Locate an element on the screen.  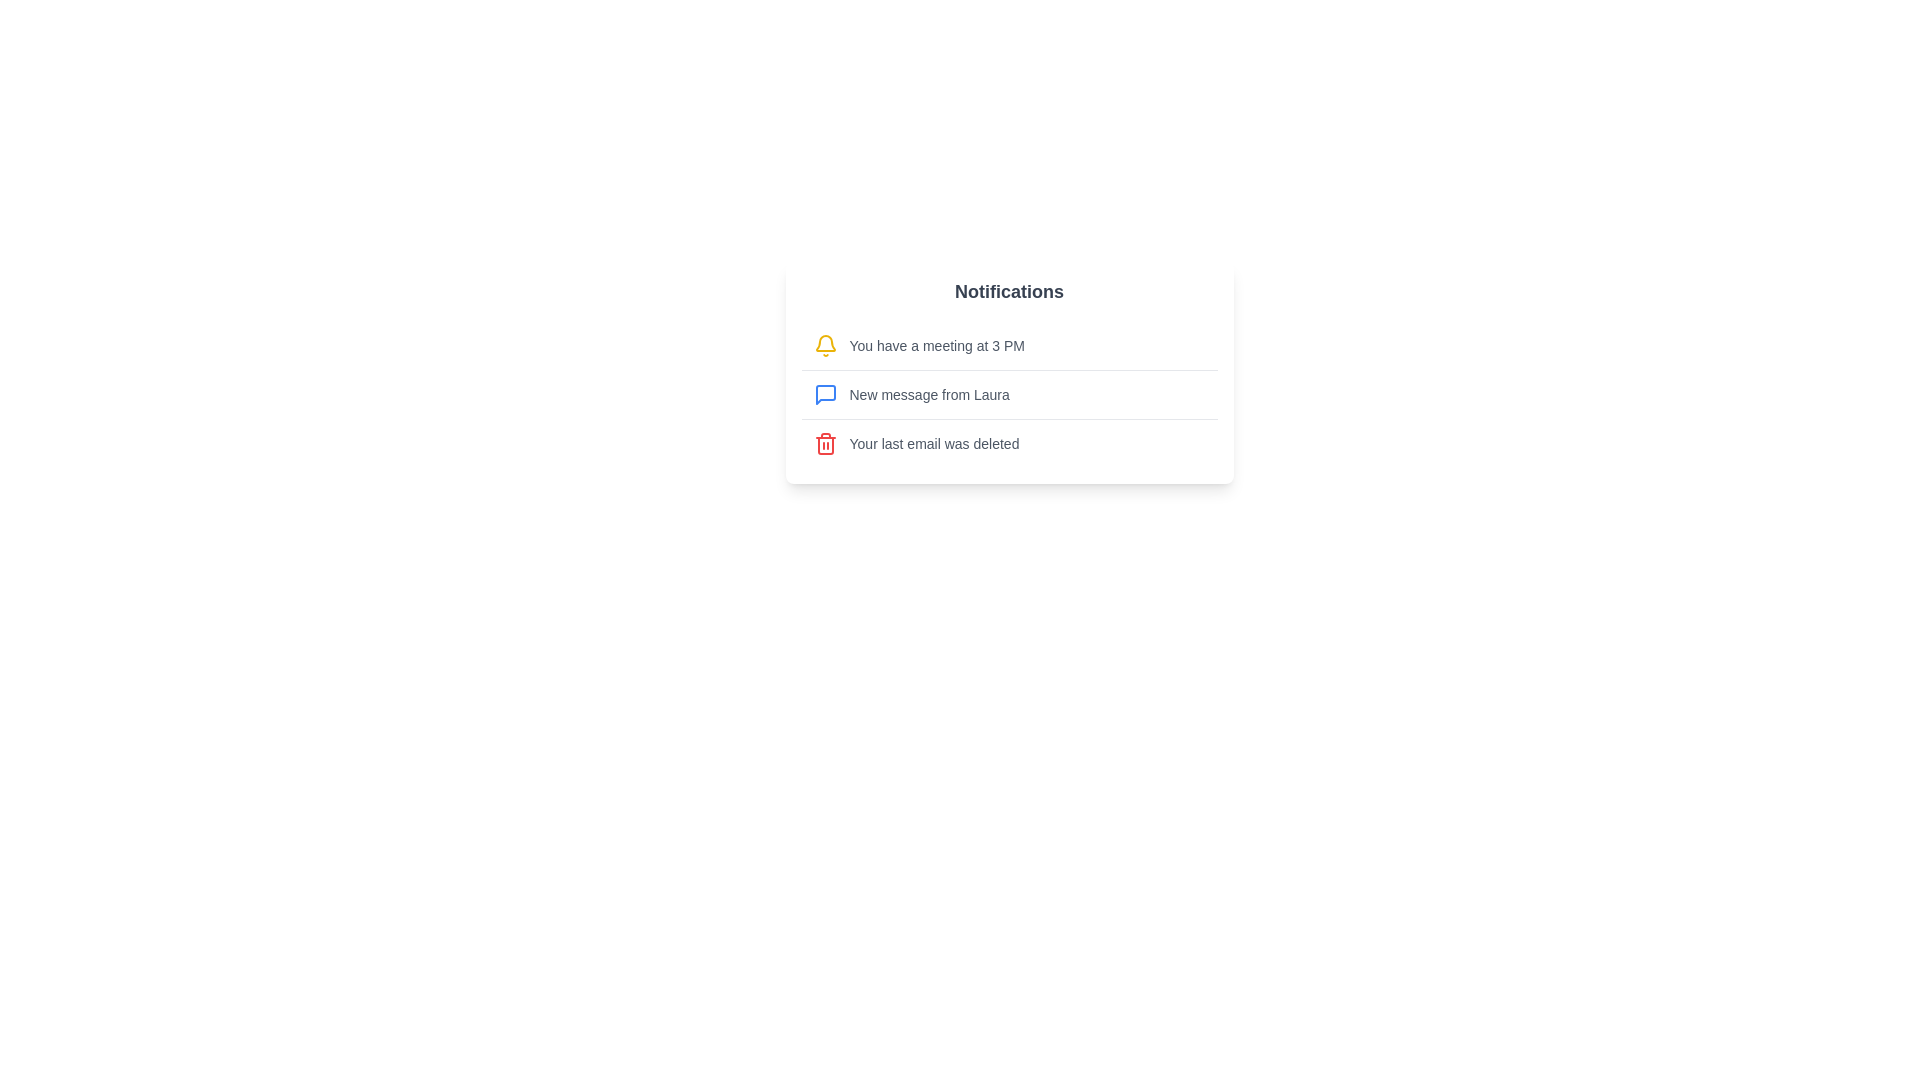
the notification item indicating a new message from Laura, which is the second item in the list of notifications is located at coordinates (1009, 394).